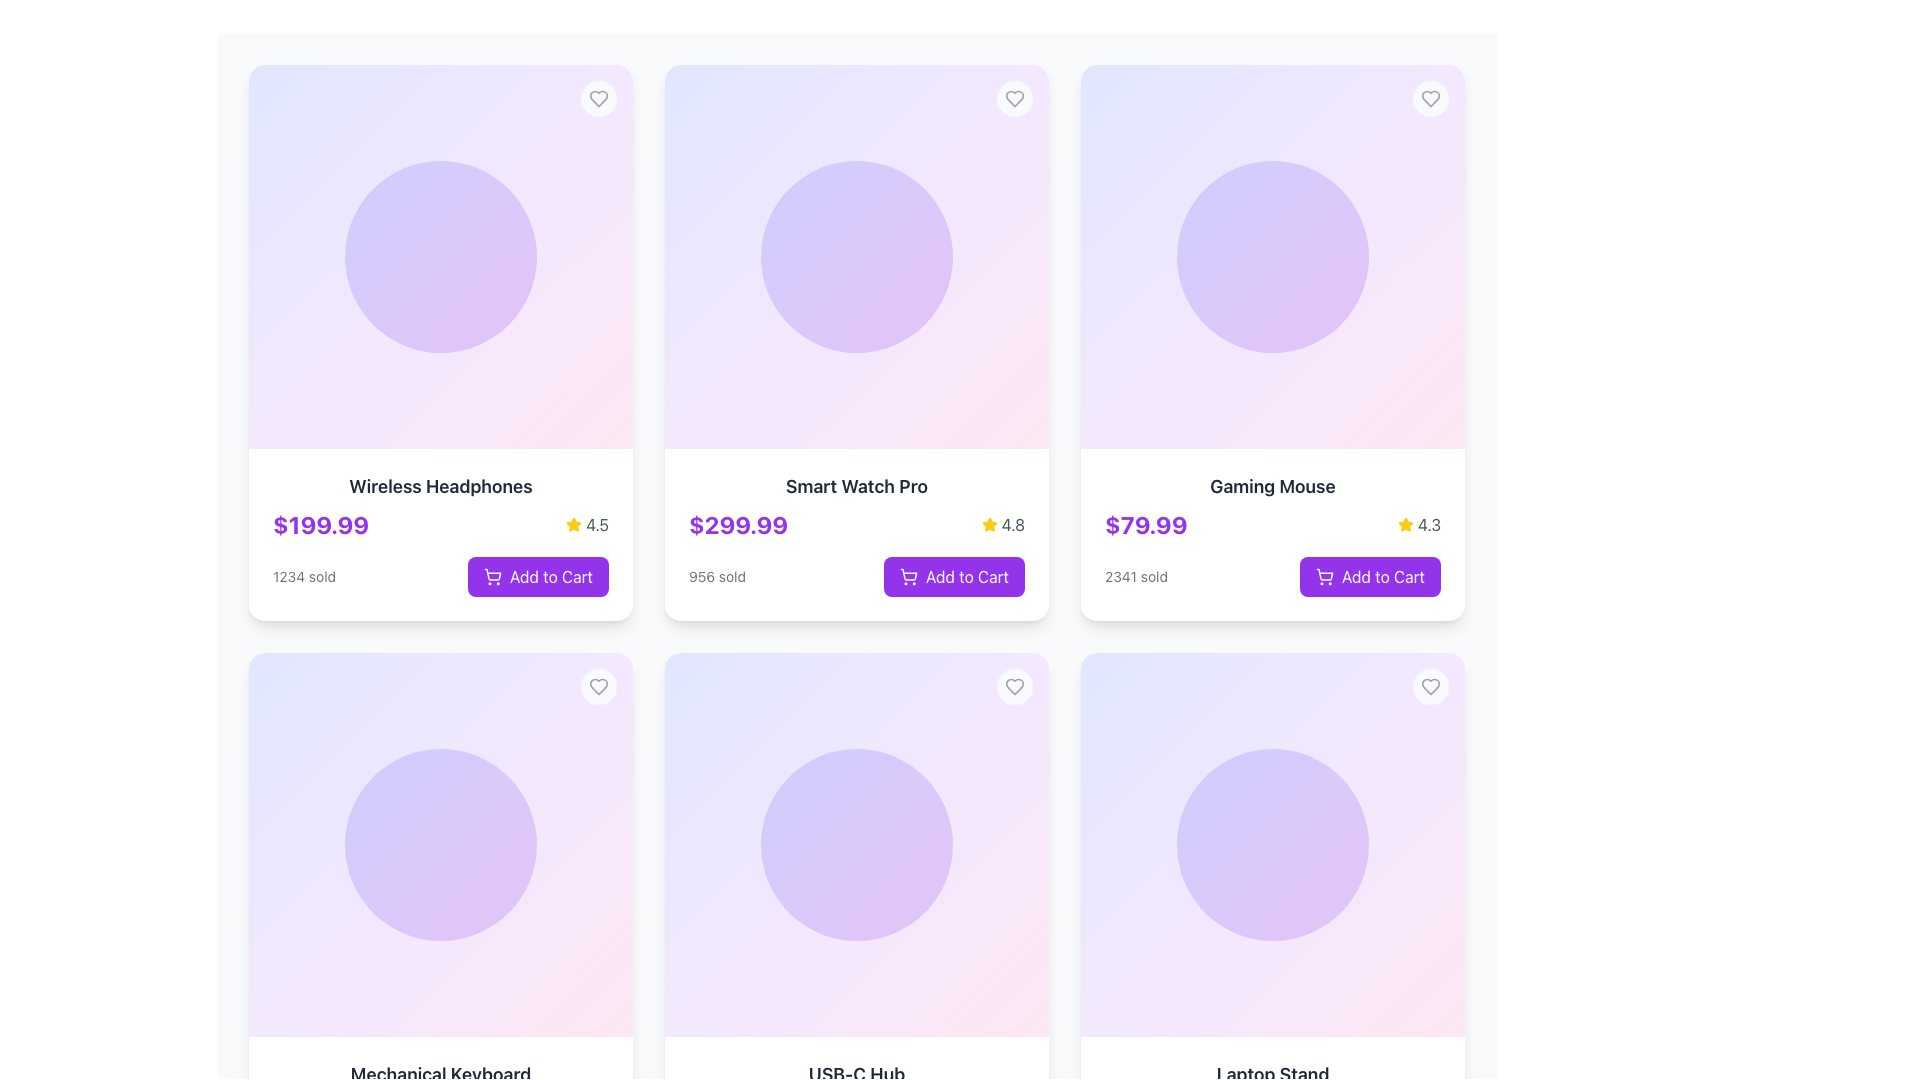 This screenshot has height=1080, width=1920. What do you see at coordinates (598, 99) in the screenshot?
I see `the favorite icon button in the top-right corner of the 'Wireless Headphones' product card to mark the item as liked` at bounding box center [598, 99].